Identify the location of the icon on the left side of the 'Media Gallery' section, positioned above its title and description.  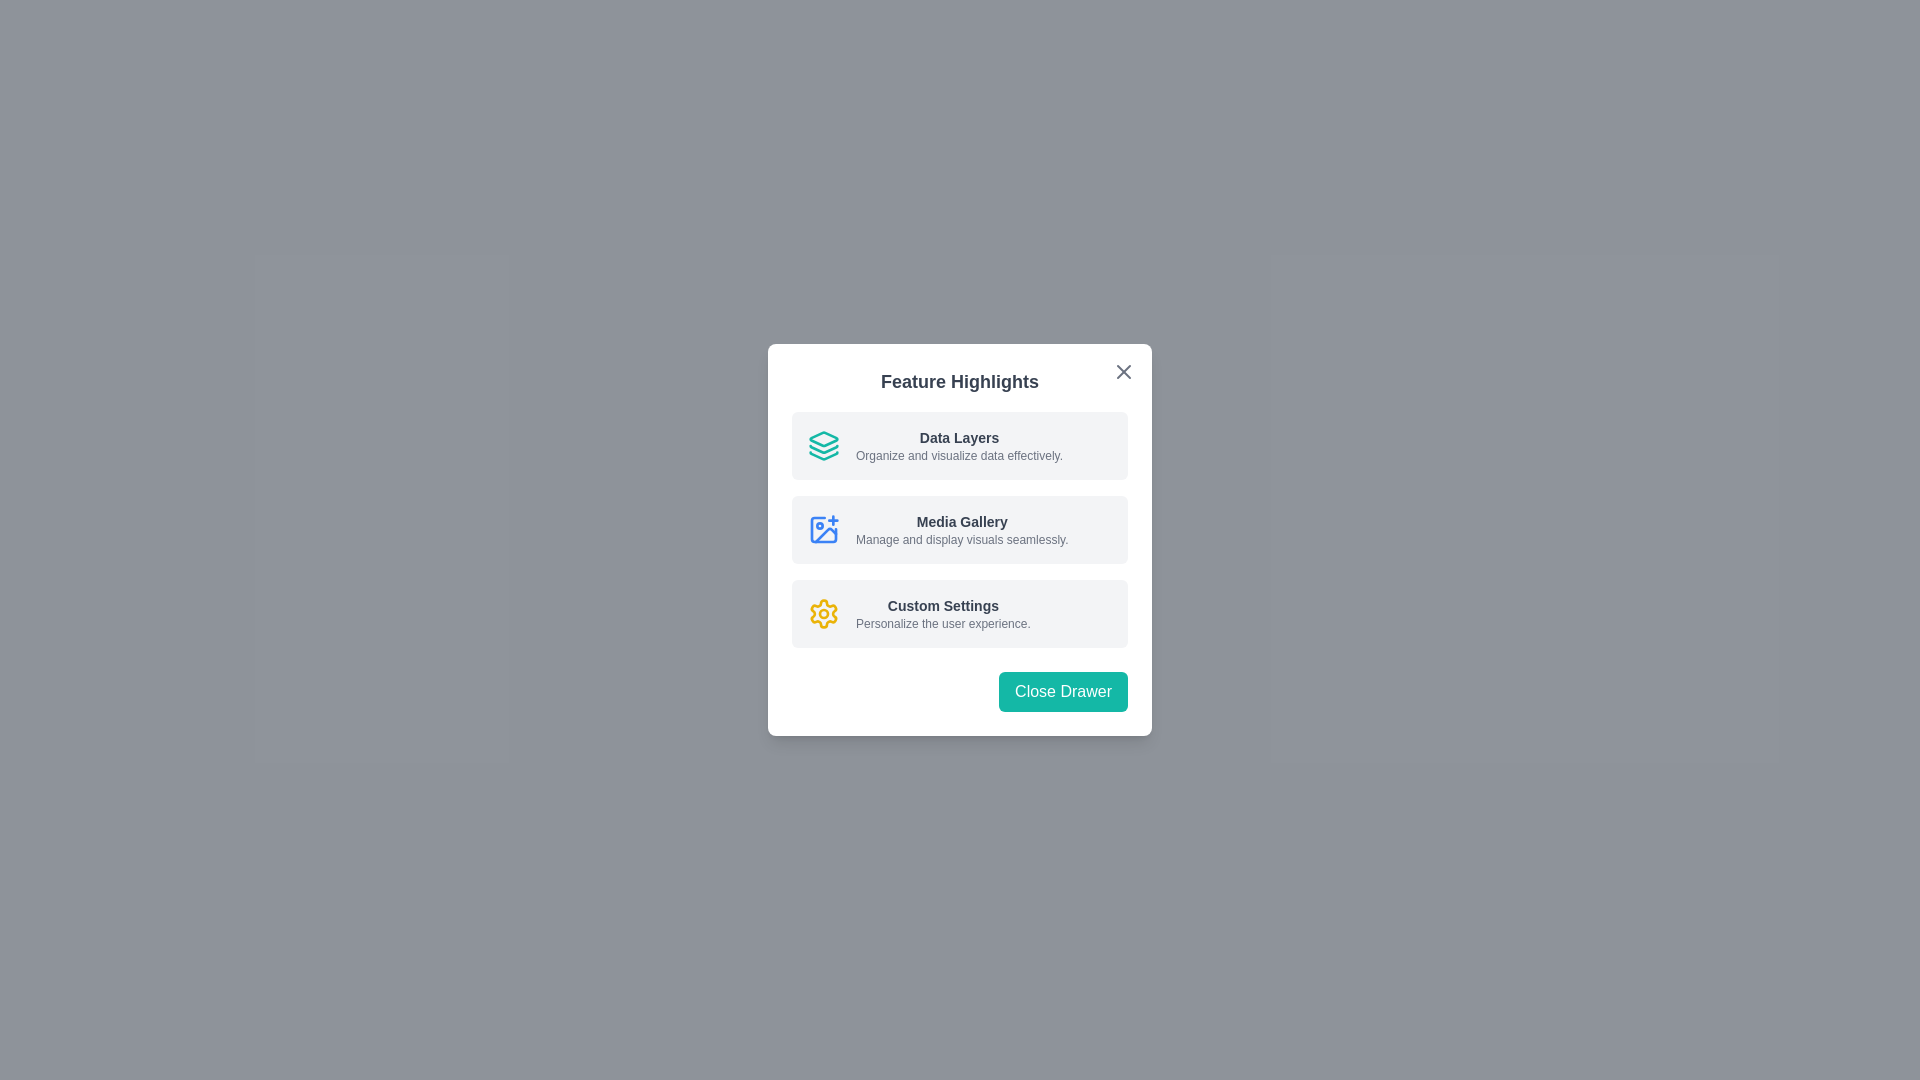
(824, 528).